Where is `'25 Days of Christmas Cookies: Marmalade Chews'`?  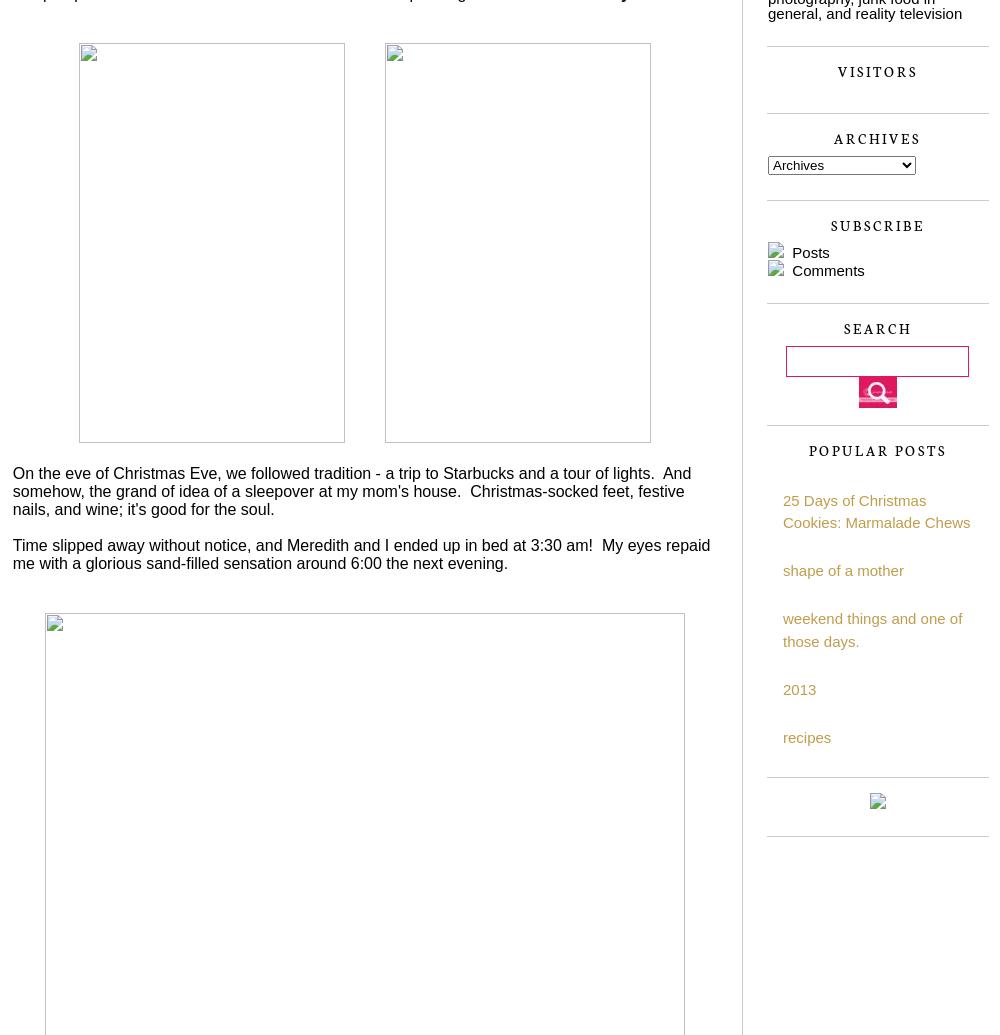
'25 Days of Christmas Cookies: Marmalade Chews' is located at coordinates (876, 510).